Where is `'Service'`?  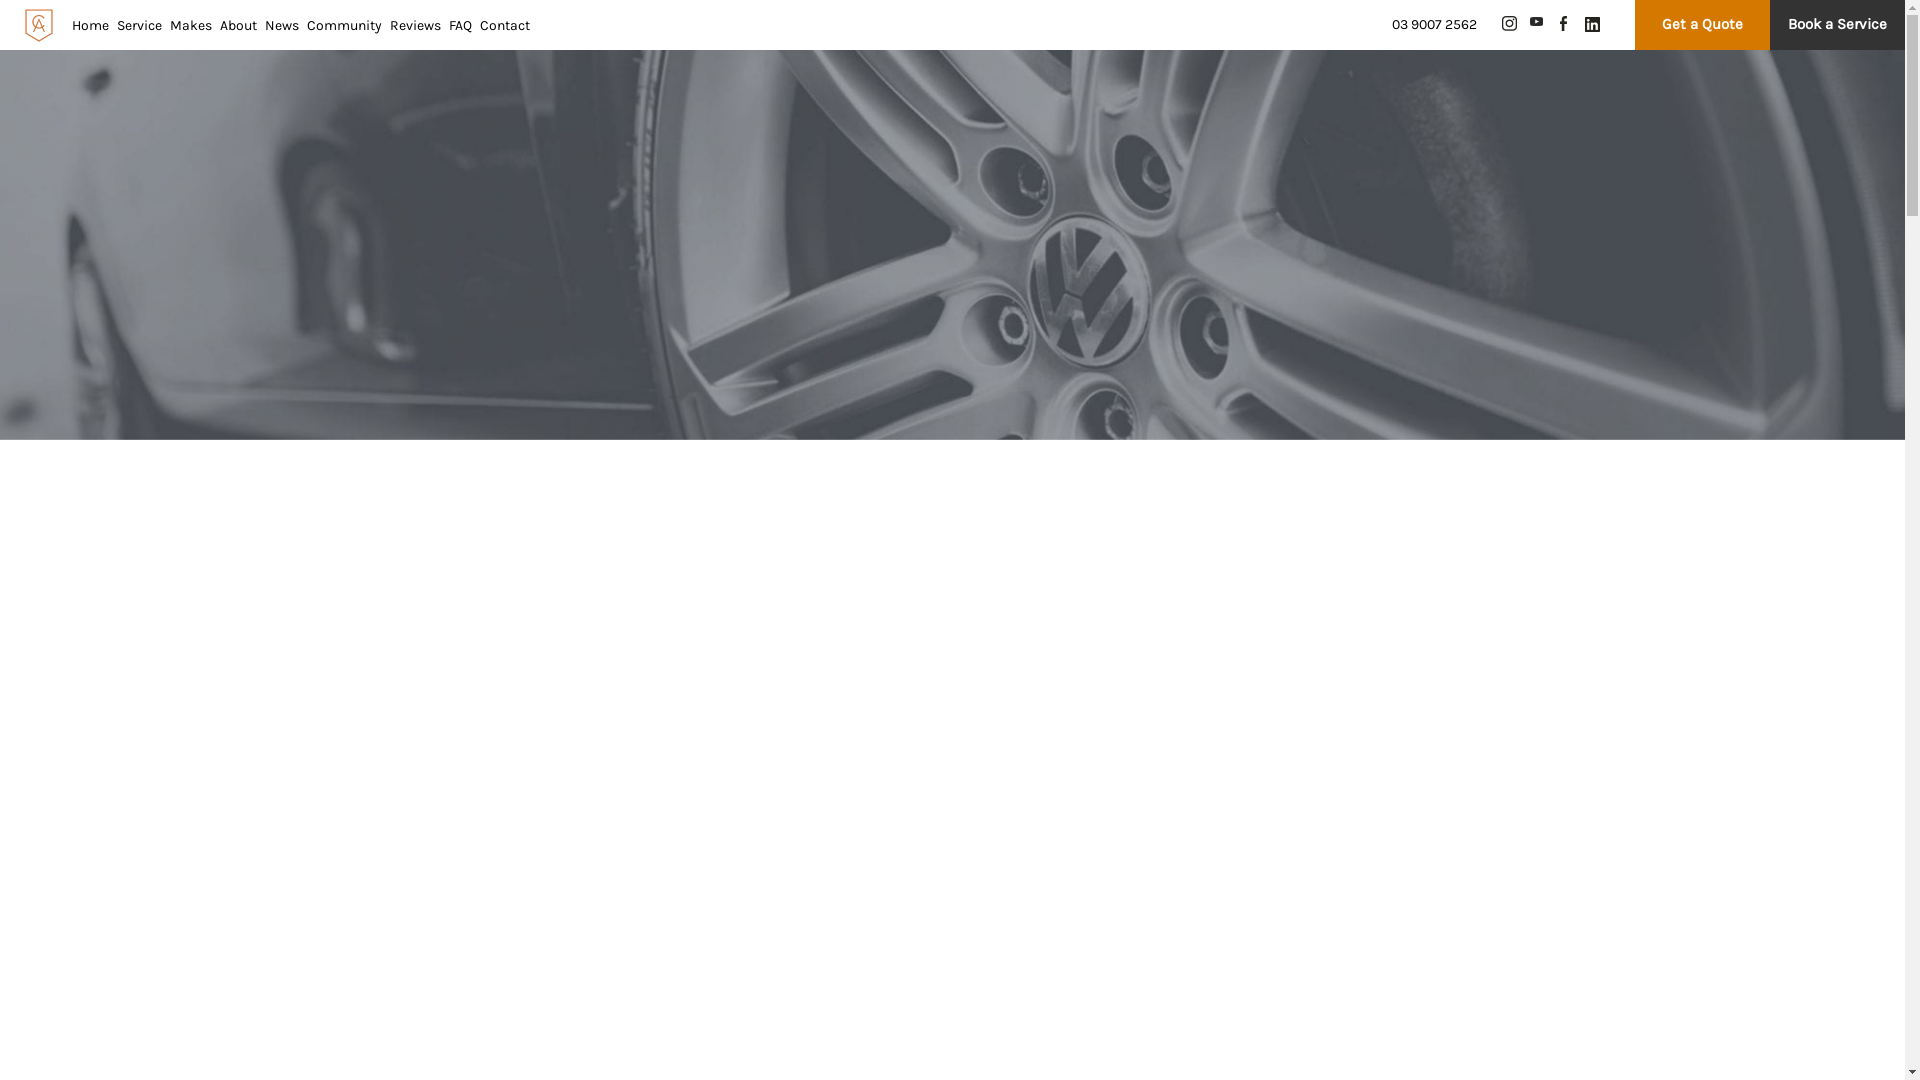
'Service' is located at coordinates (138, 25).